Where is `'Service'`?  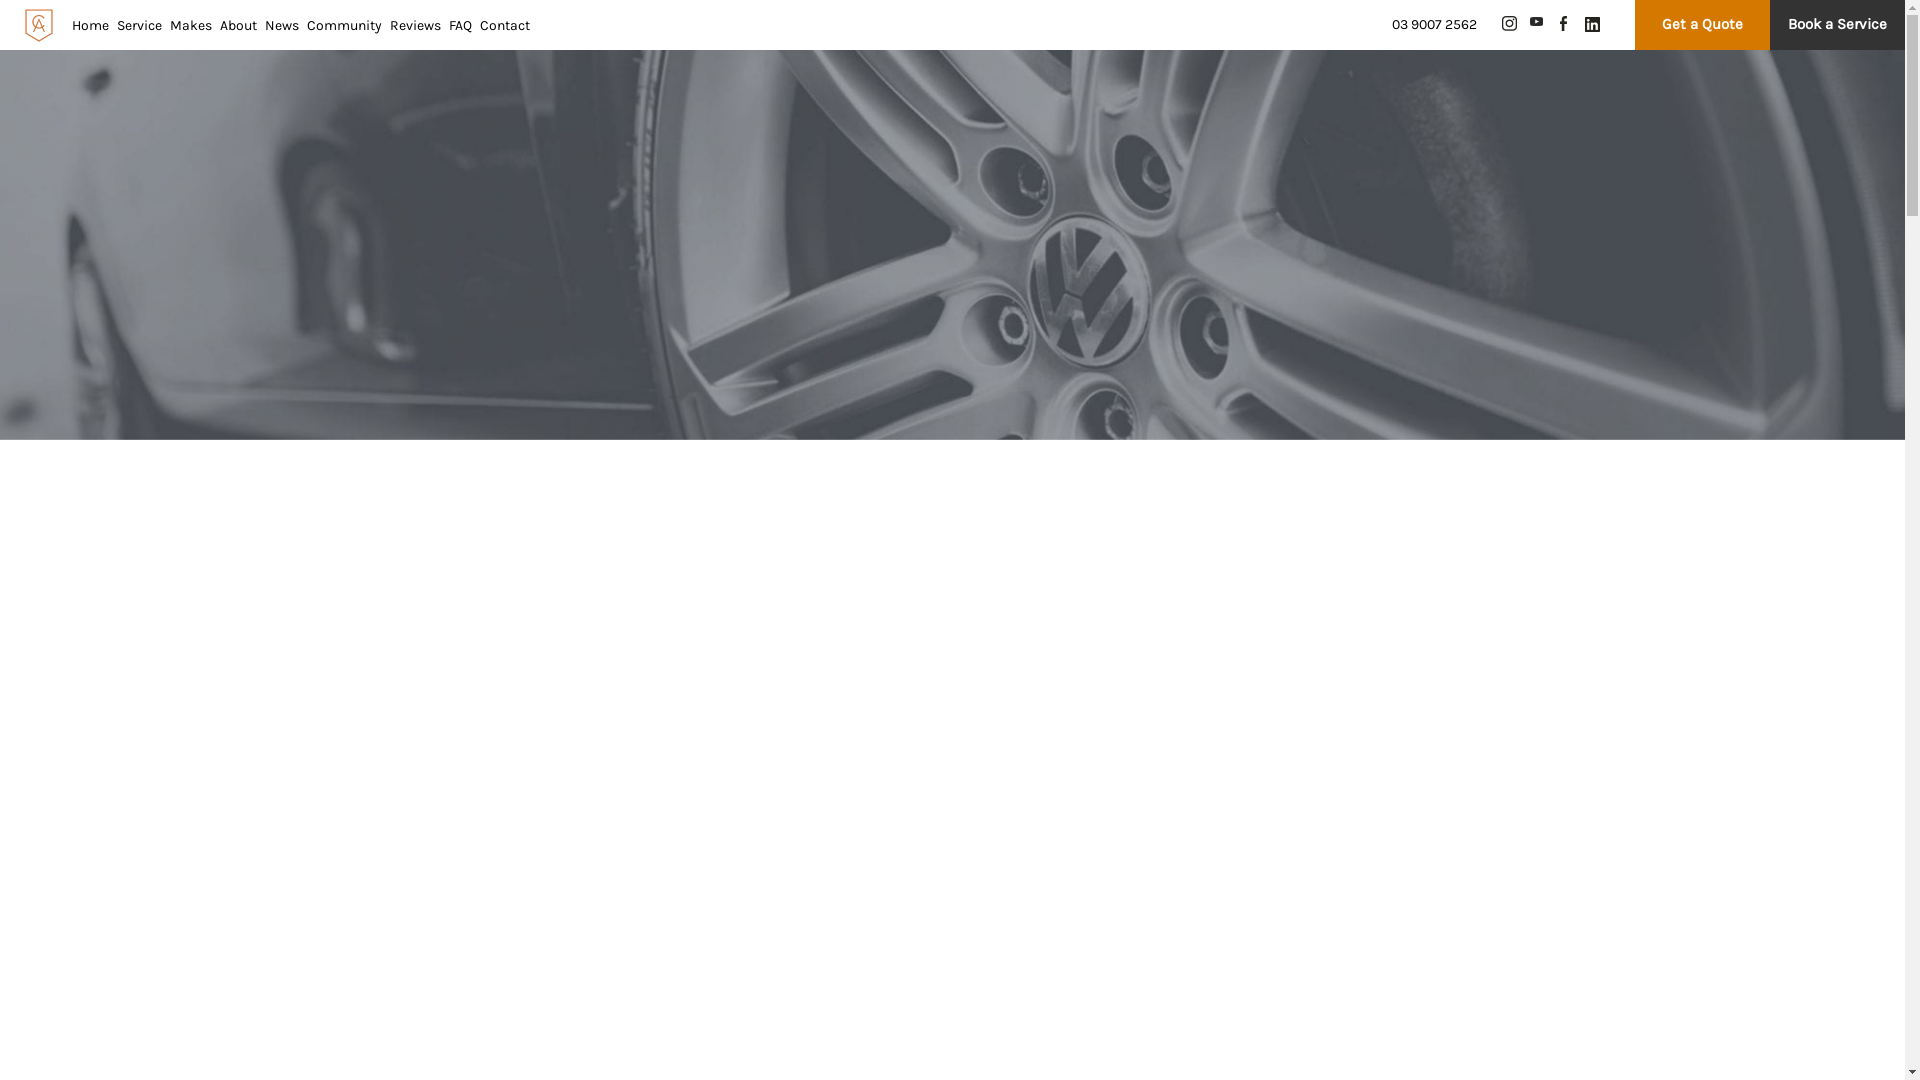
'Service' is located at coordinates (138, 25).